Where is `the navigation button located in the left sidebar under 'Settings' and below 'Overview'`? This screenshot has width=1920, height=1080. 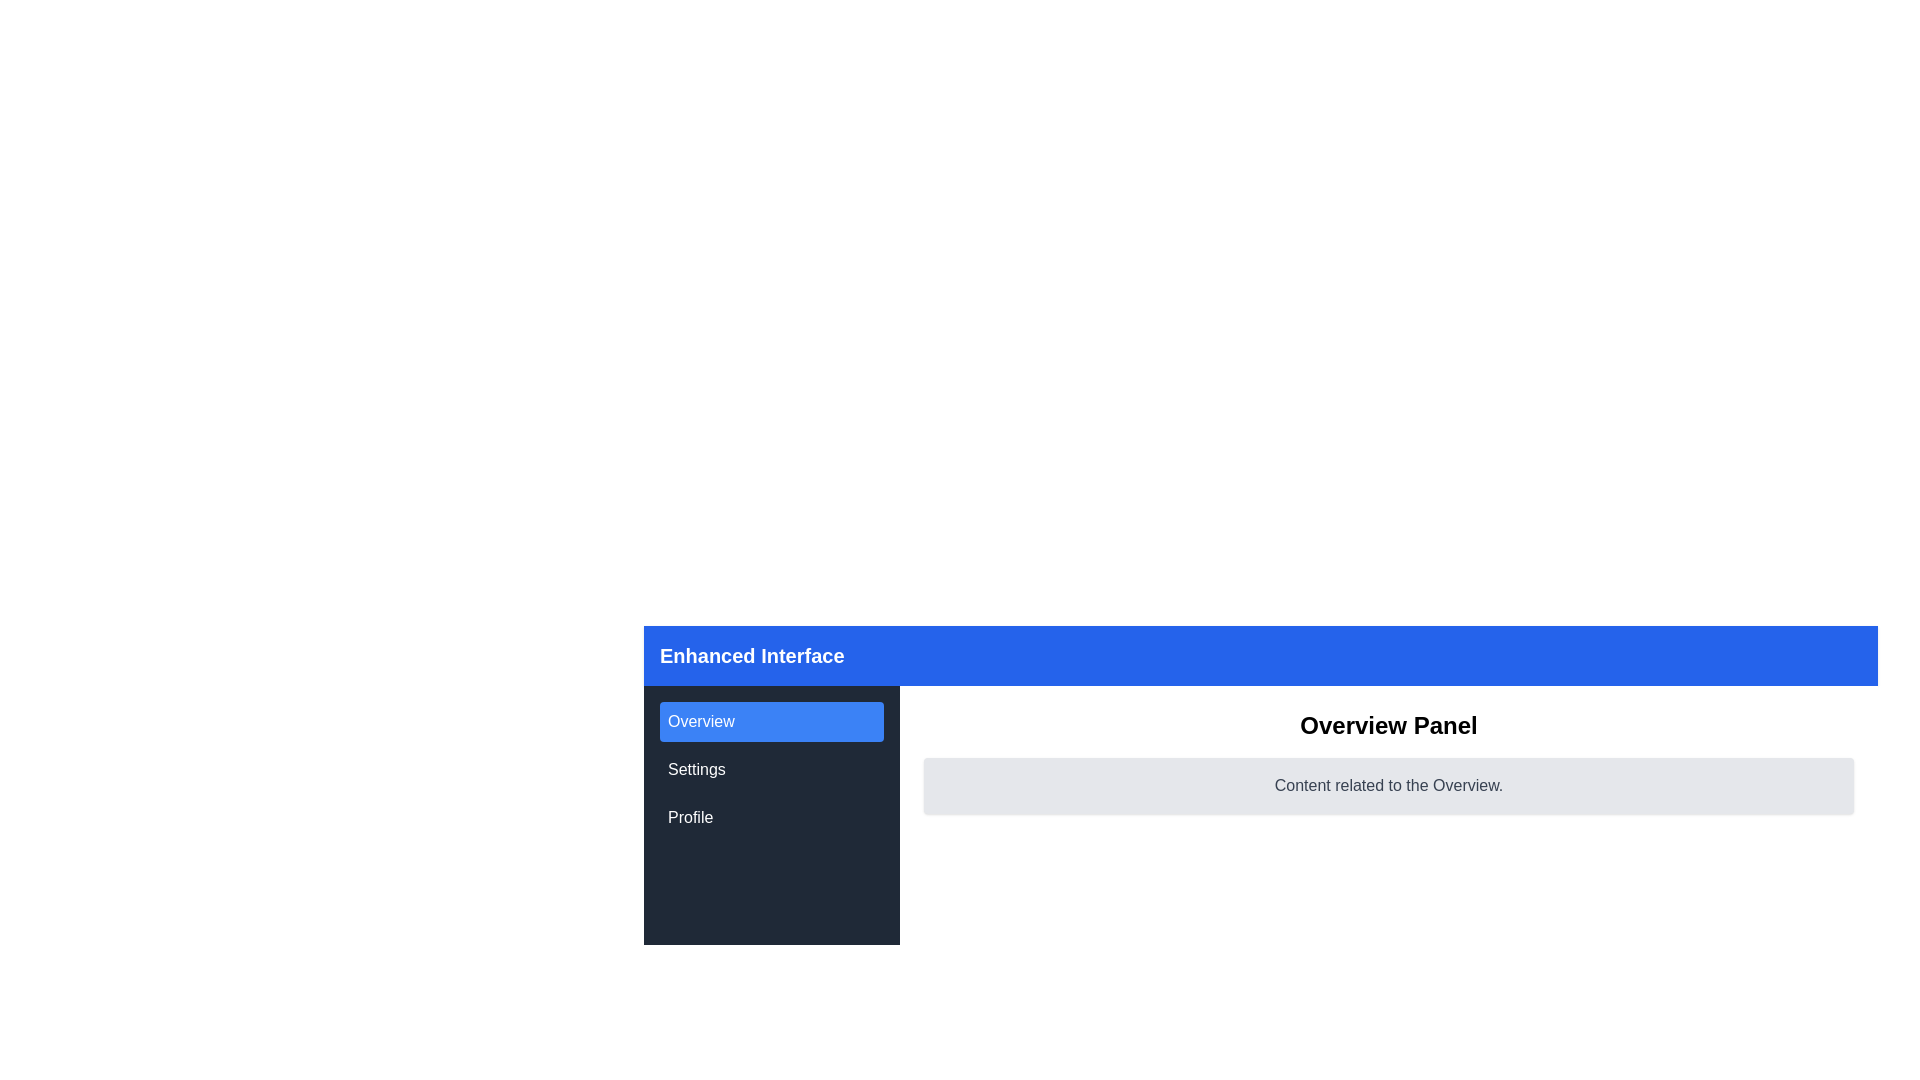
the navigation button located in the left sidebar under 'Settings' and below 'Overview' is located at coordinates (771, 817).